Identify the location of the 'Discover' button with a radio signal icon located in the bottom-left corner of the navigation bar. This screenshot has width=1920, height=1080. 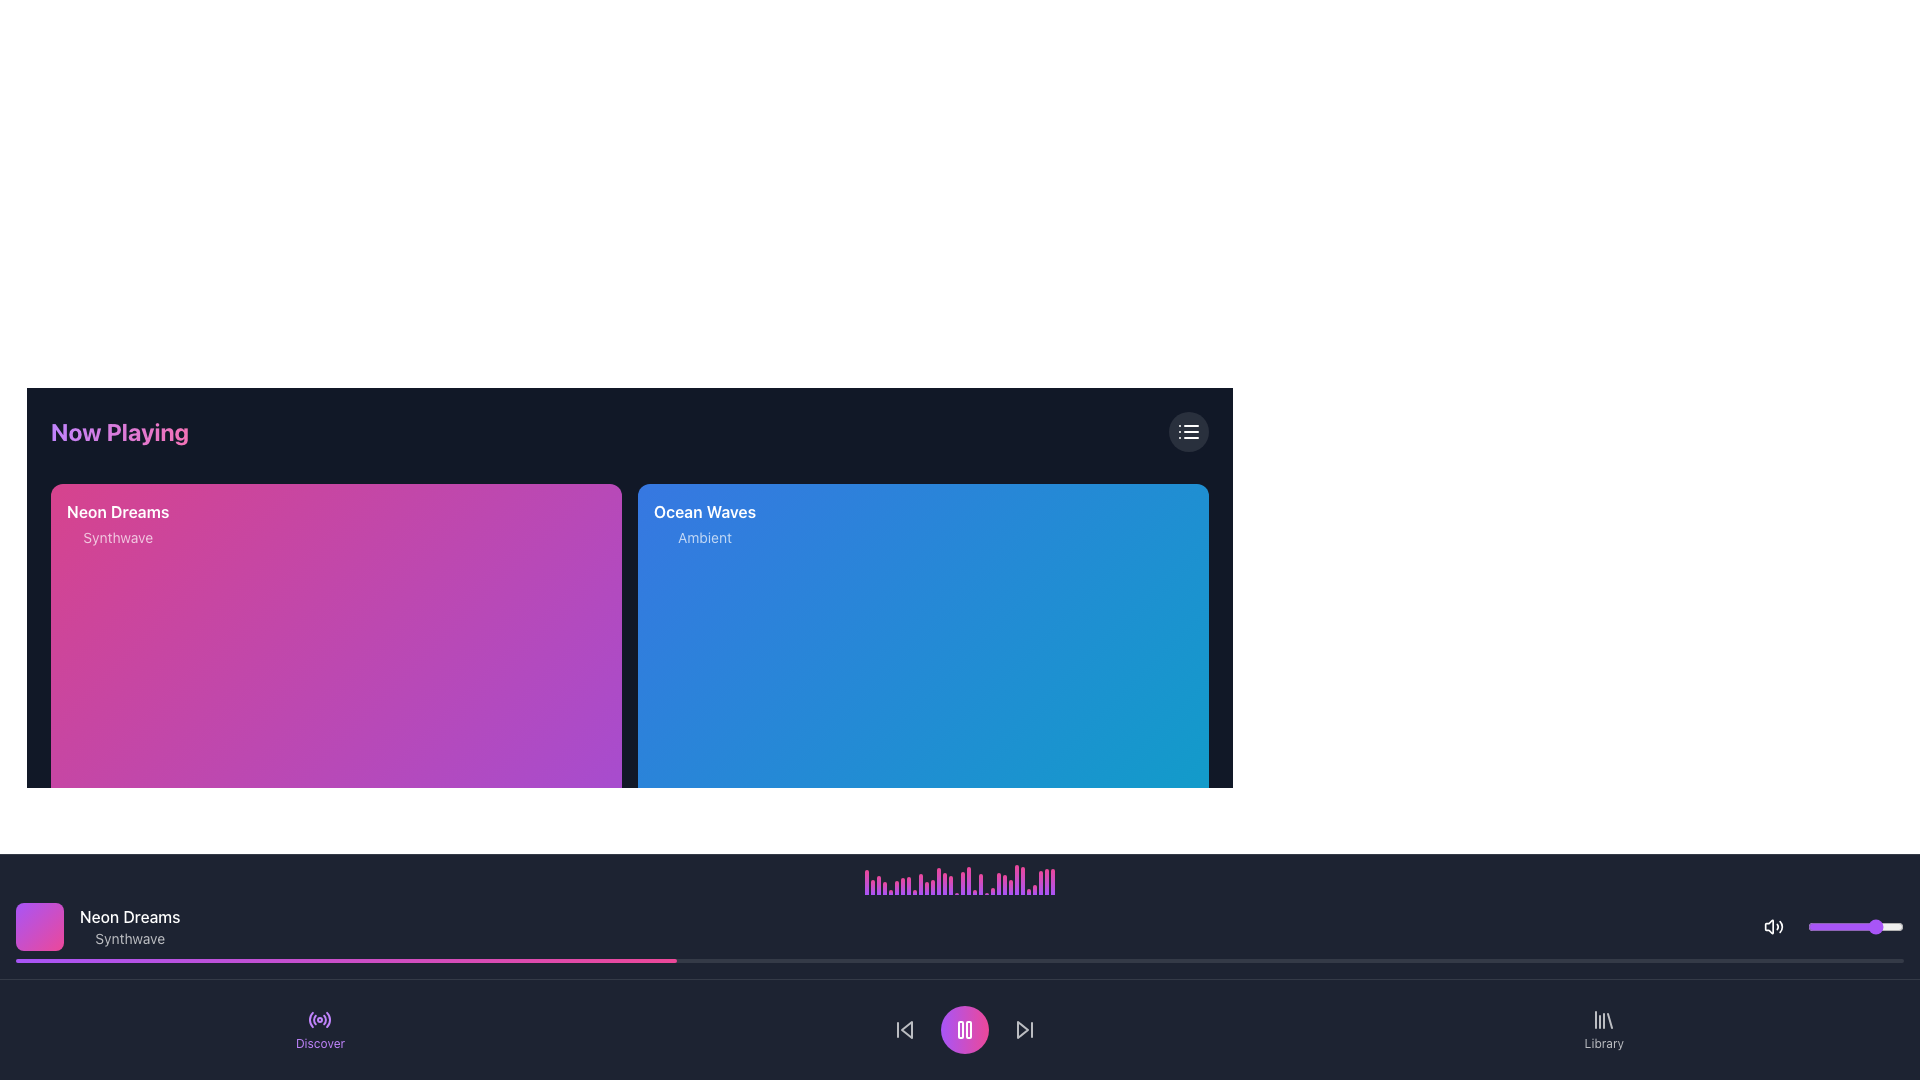
(320, 1029).